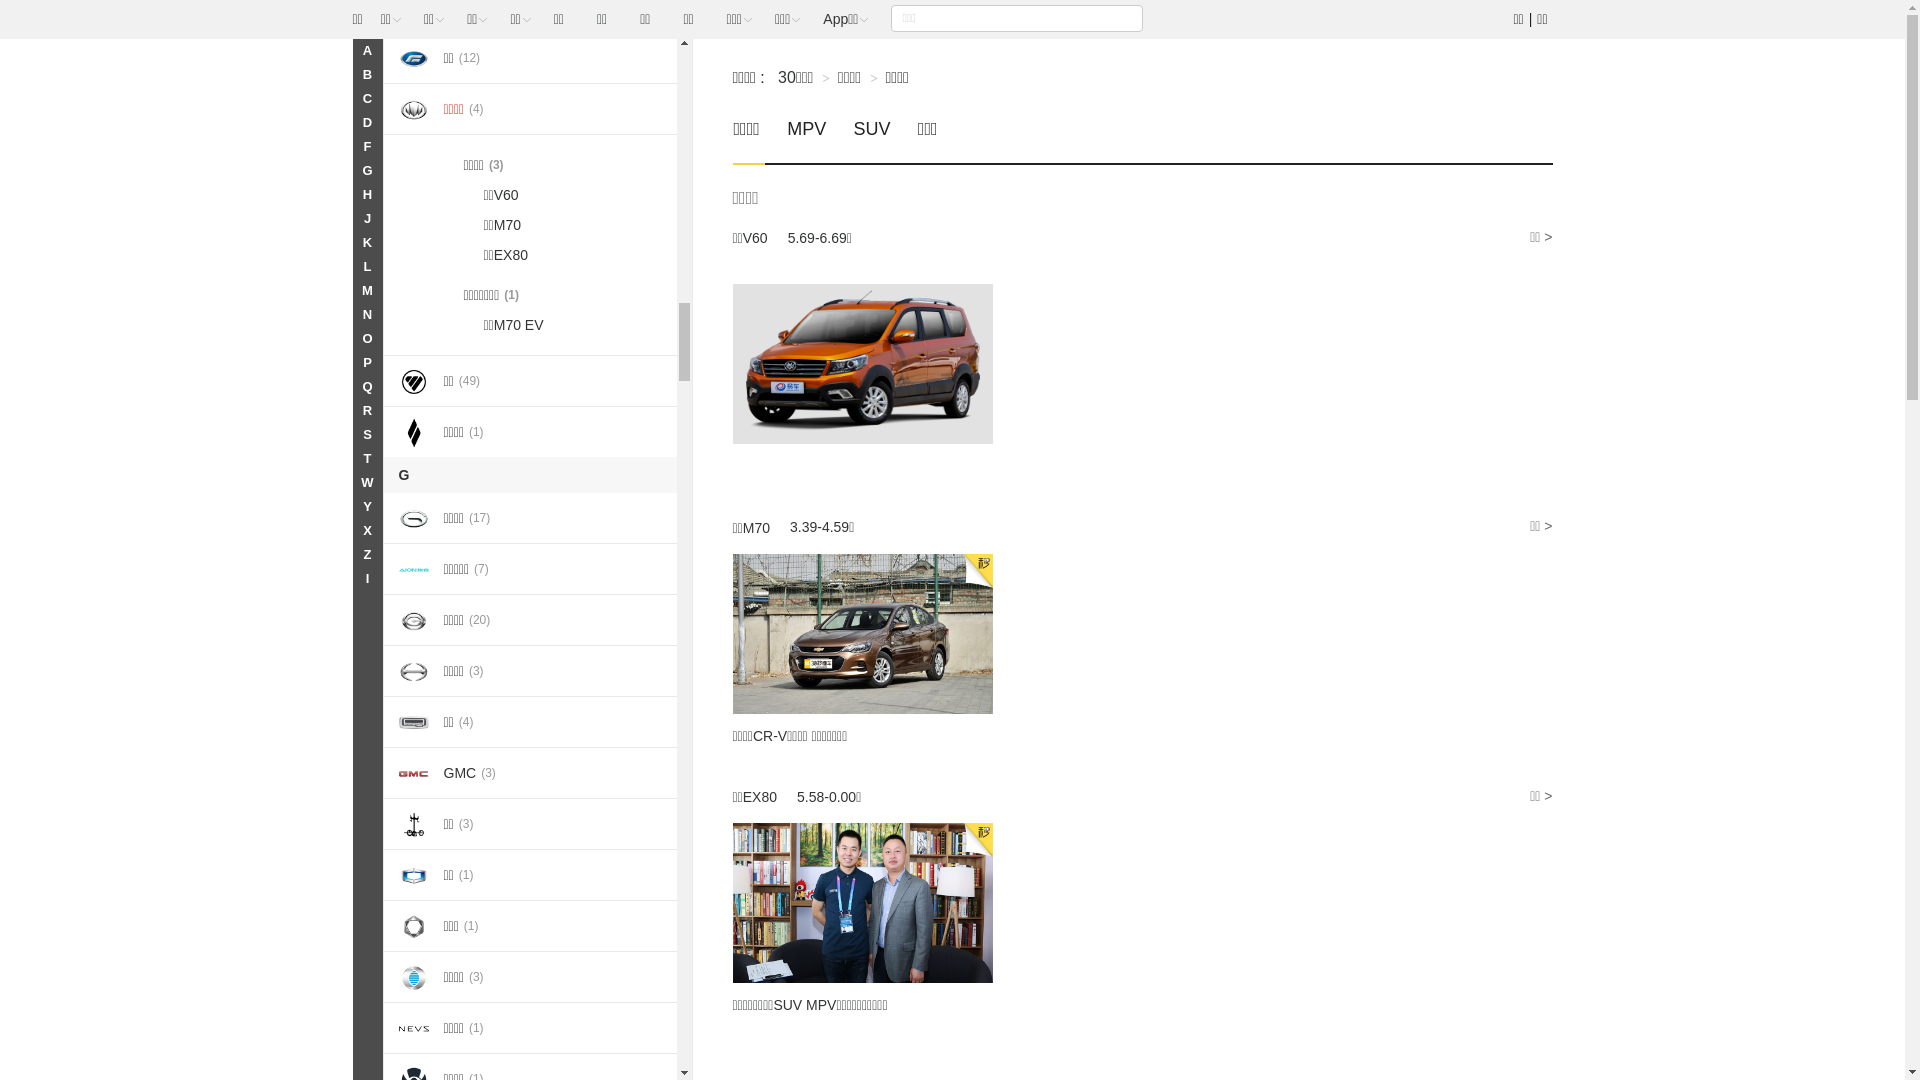 This screenshot has height=1080, width=1920. What do you see at coordinates (366, 123) in the screenshot?
I see `'D'` at bounding box center [366, 123].